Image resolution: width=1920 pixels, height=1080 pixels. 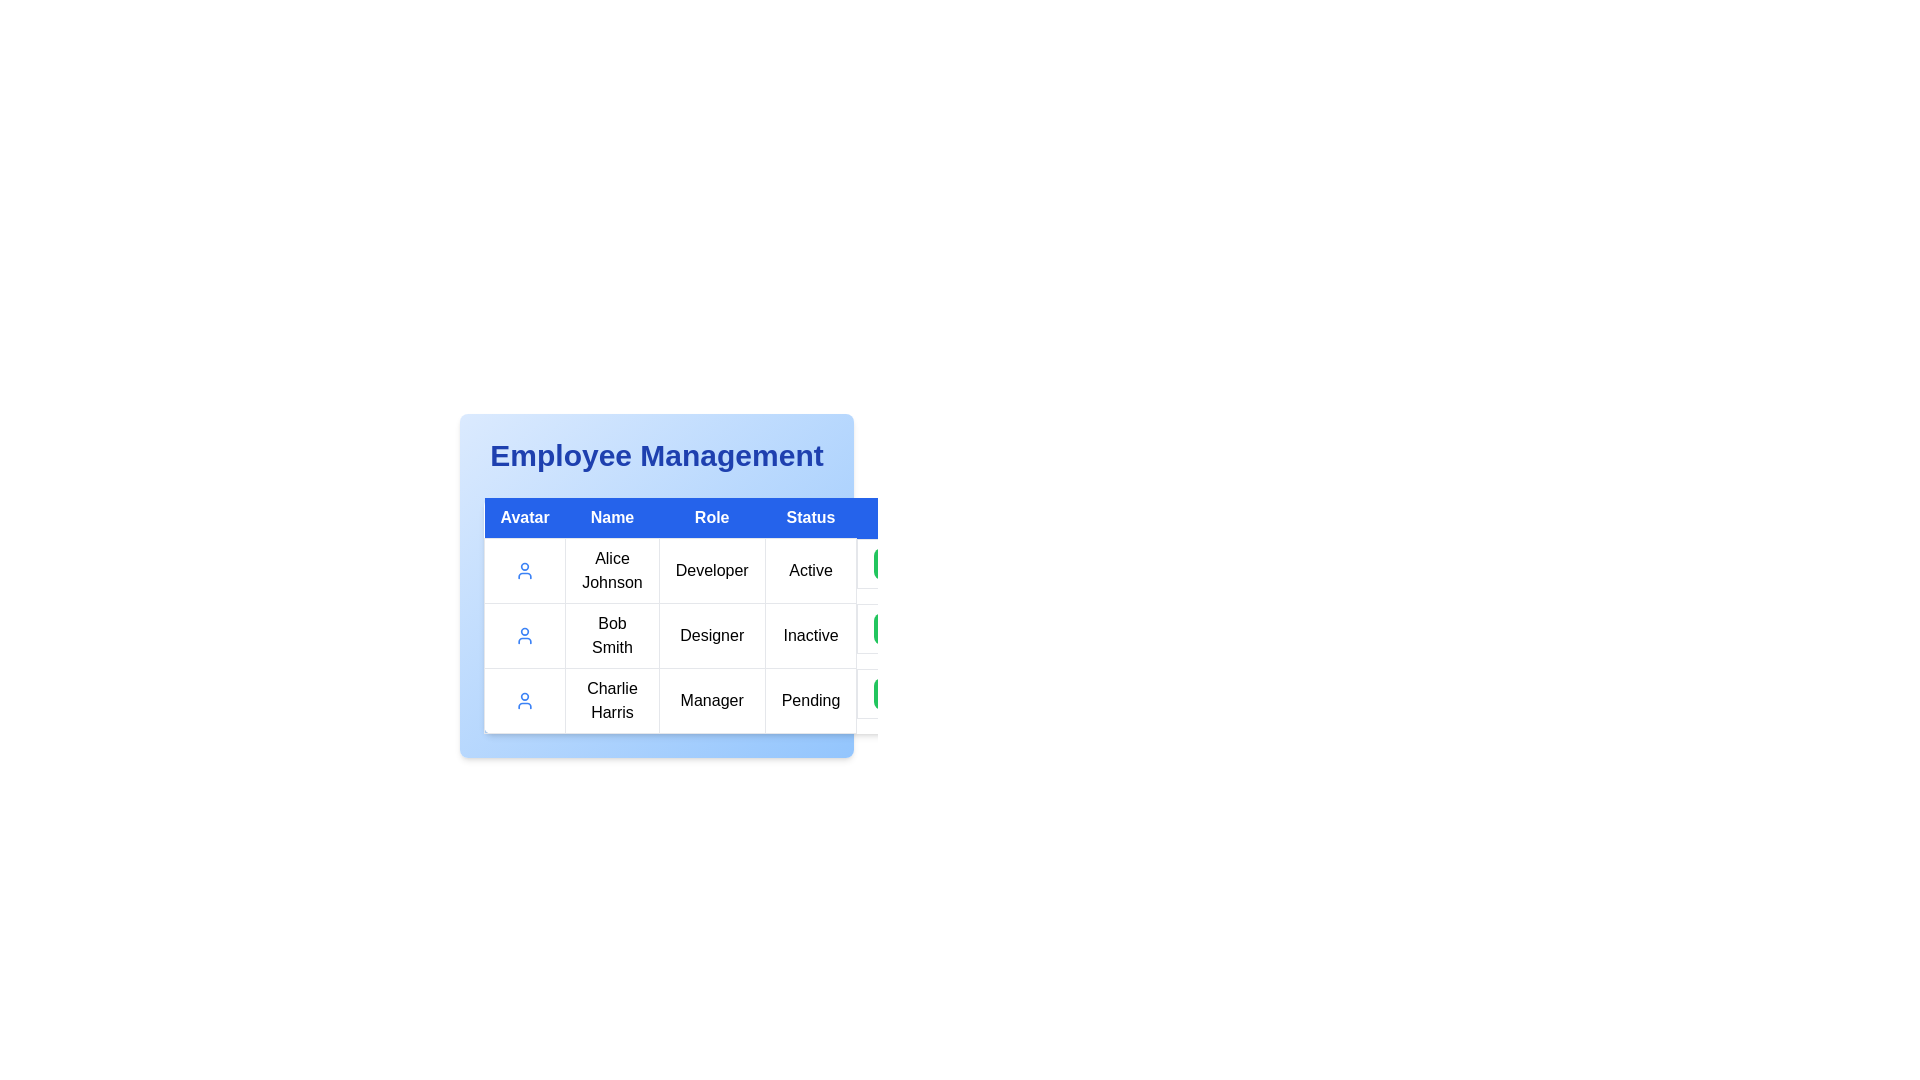 What do you see at coordinates (712, 700) in the screenshot?
I see `the text display indicating the role or job position` at bounding box center [712, 700].